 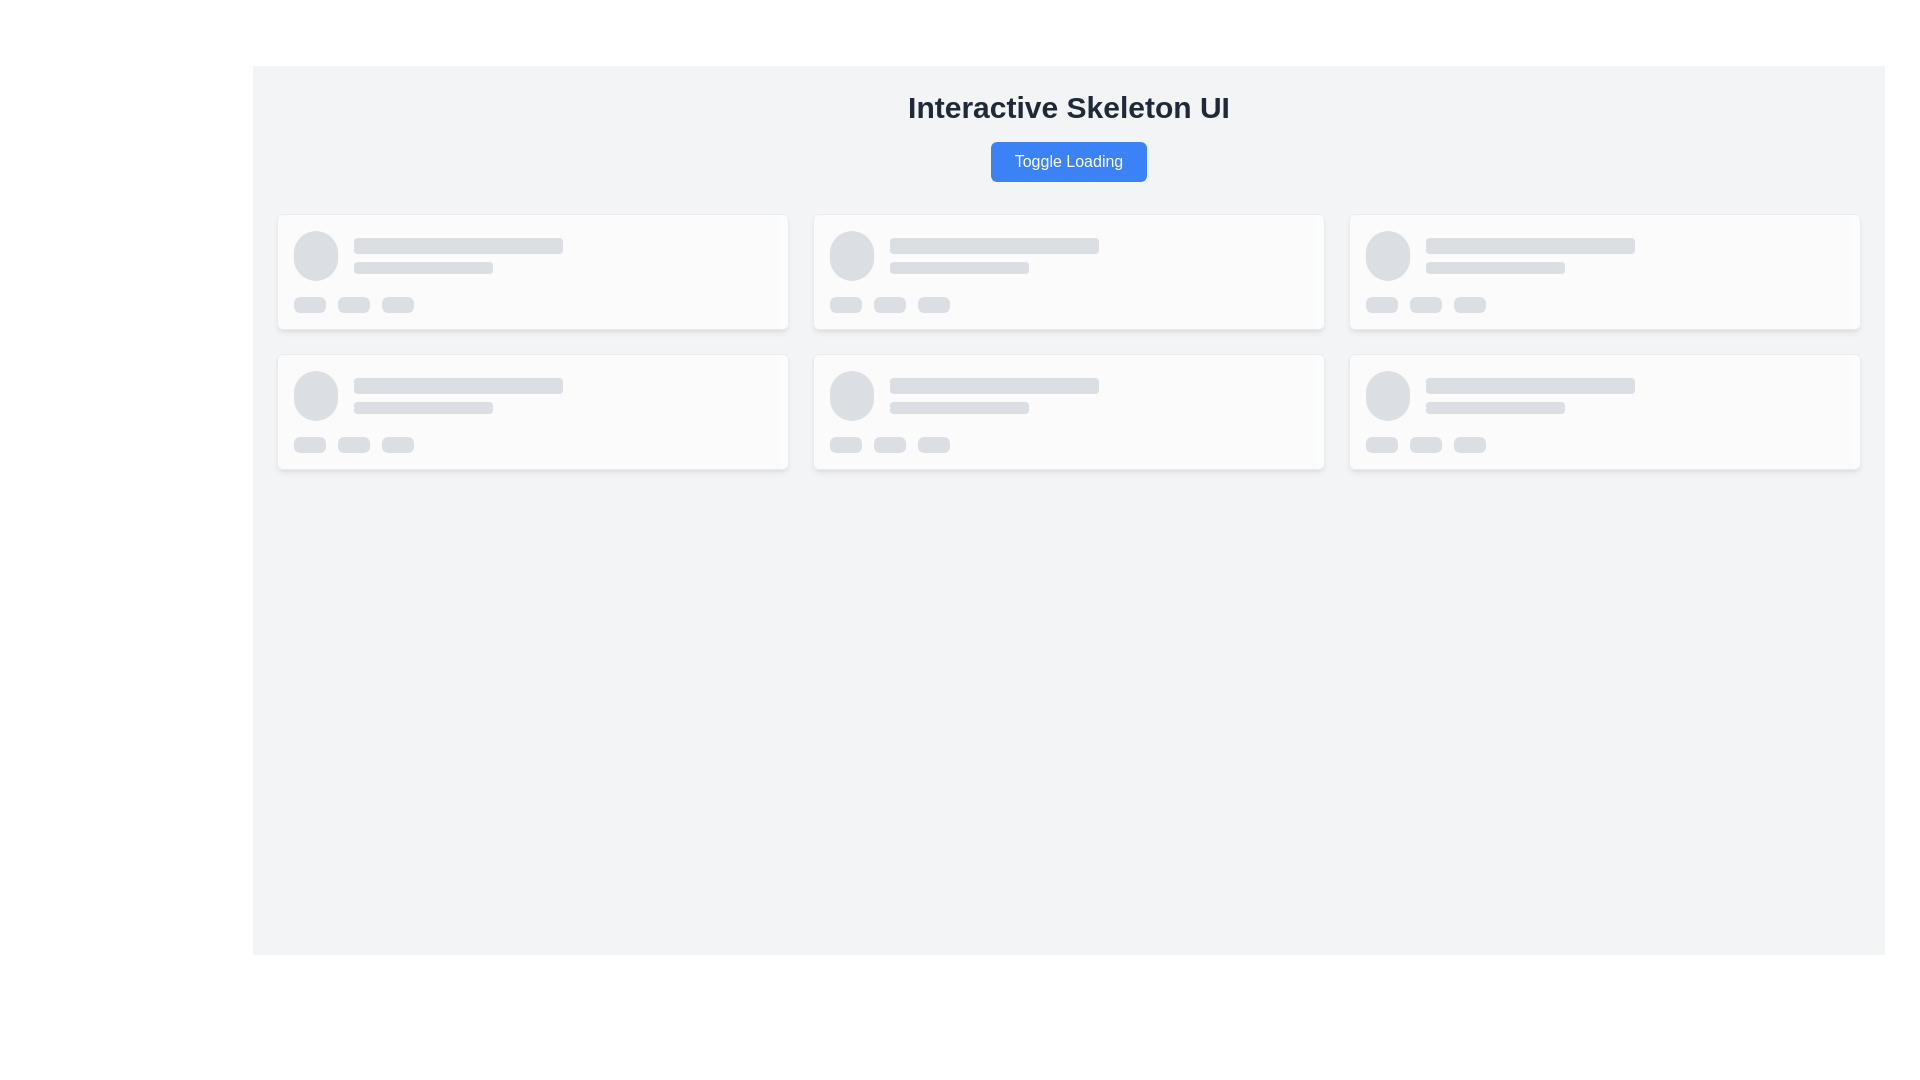 What do you see at coordinates (1068, 272) in the screenshot?
I see `the second placeholder card with loading animation located in the top-middle column of the grid layout` at bounding box center [1068, 272].